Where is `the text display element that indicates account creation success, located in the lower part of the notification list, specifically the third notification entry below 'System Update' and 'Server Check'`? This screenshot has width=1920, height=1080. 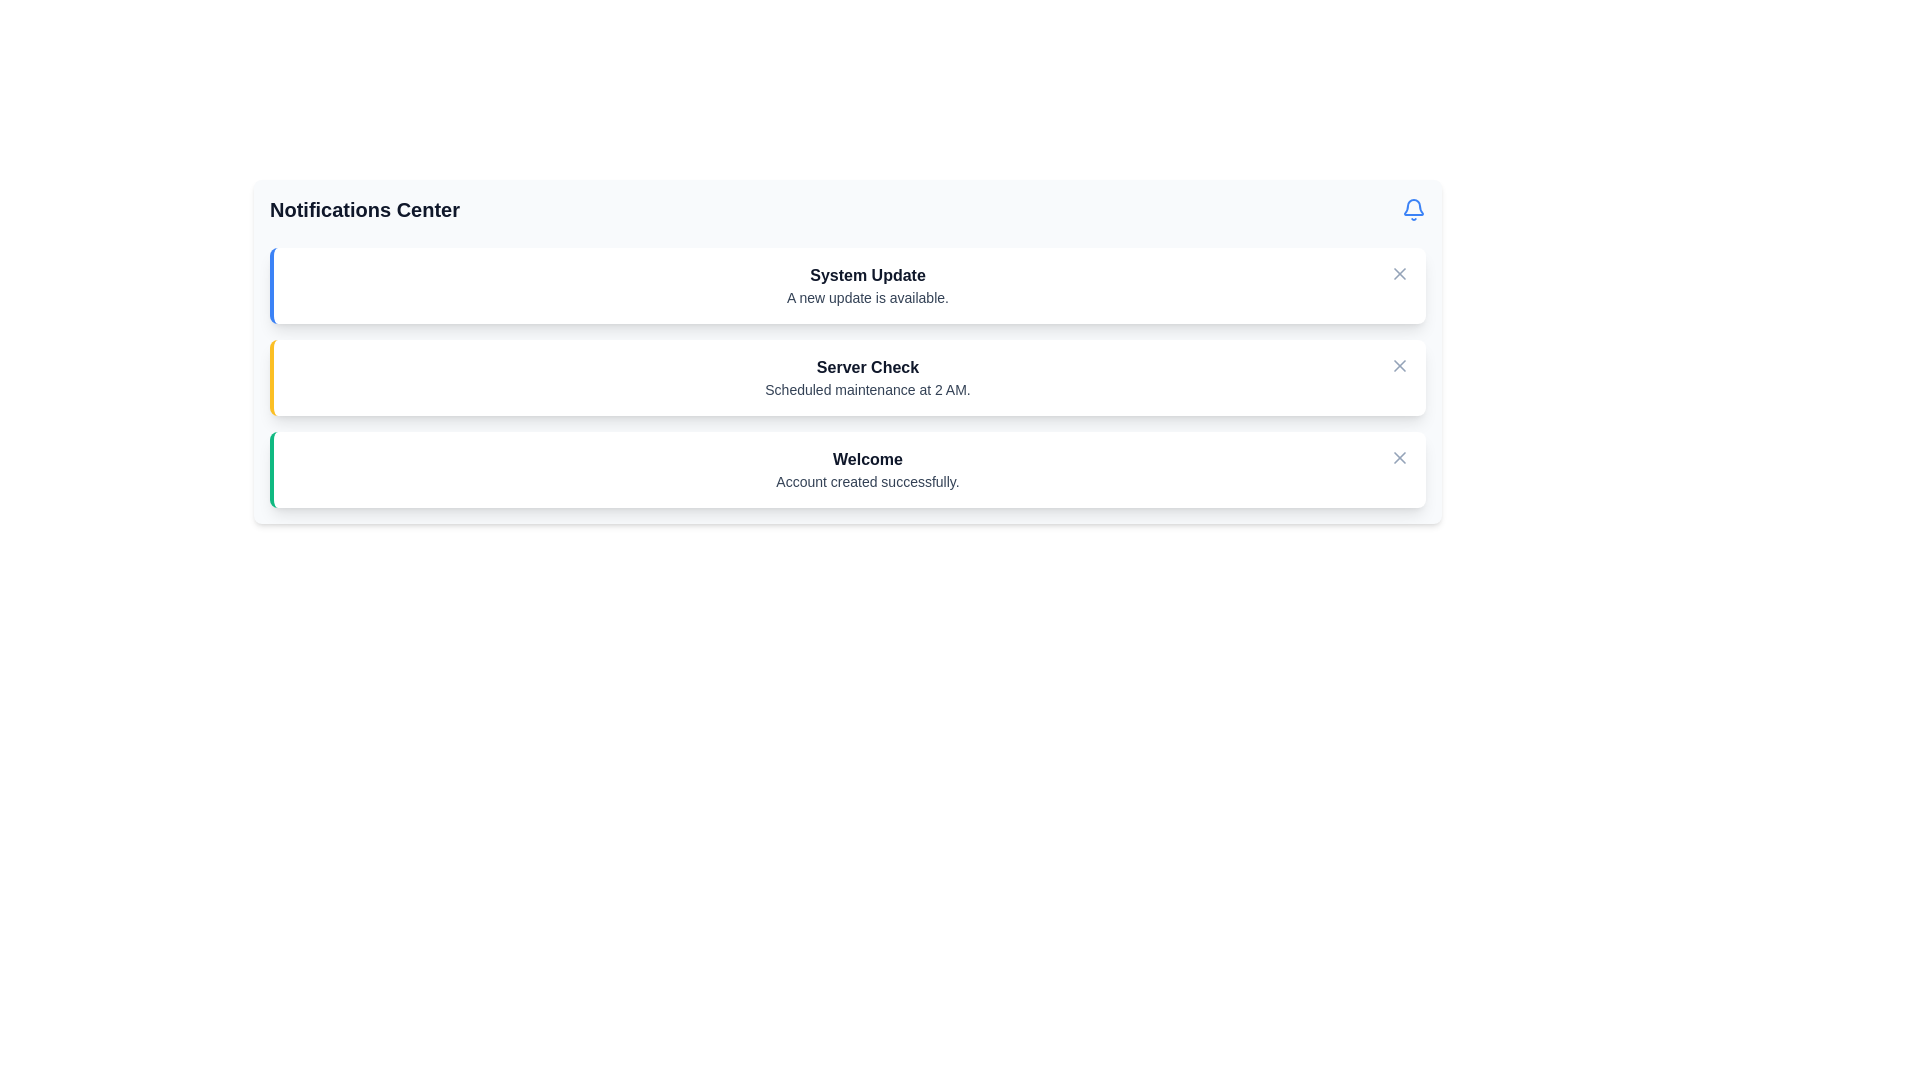
the text display element that indicates account creation success, located in the lower part of the notification list, specifically the third notification entry below 'System Update' and 'Server Check' is located at coordinates (868, 470).